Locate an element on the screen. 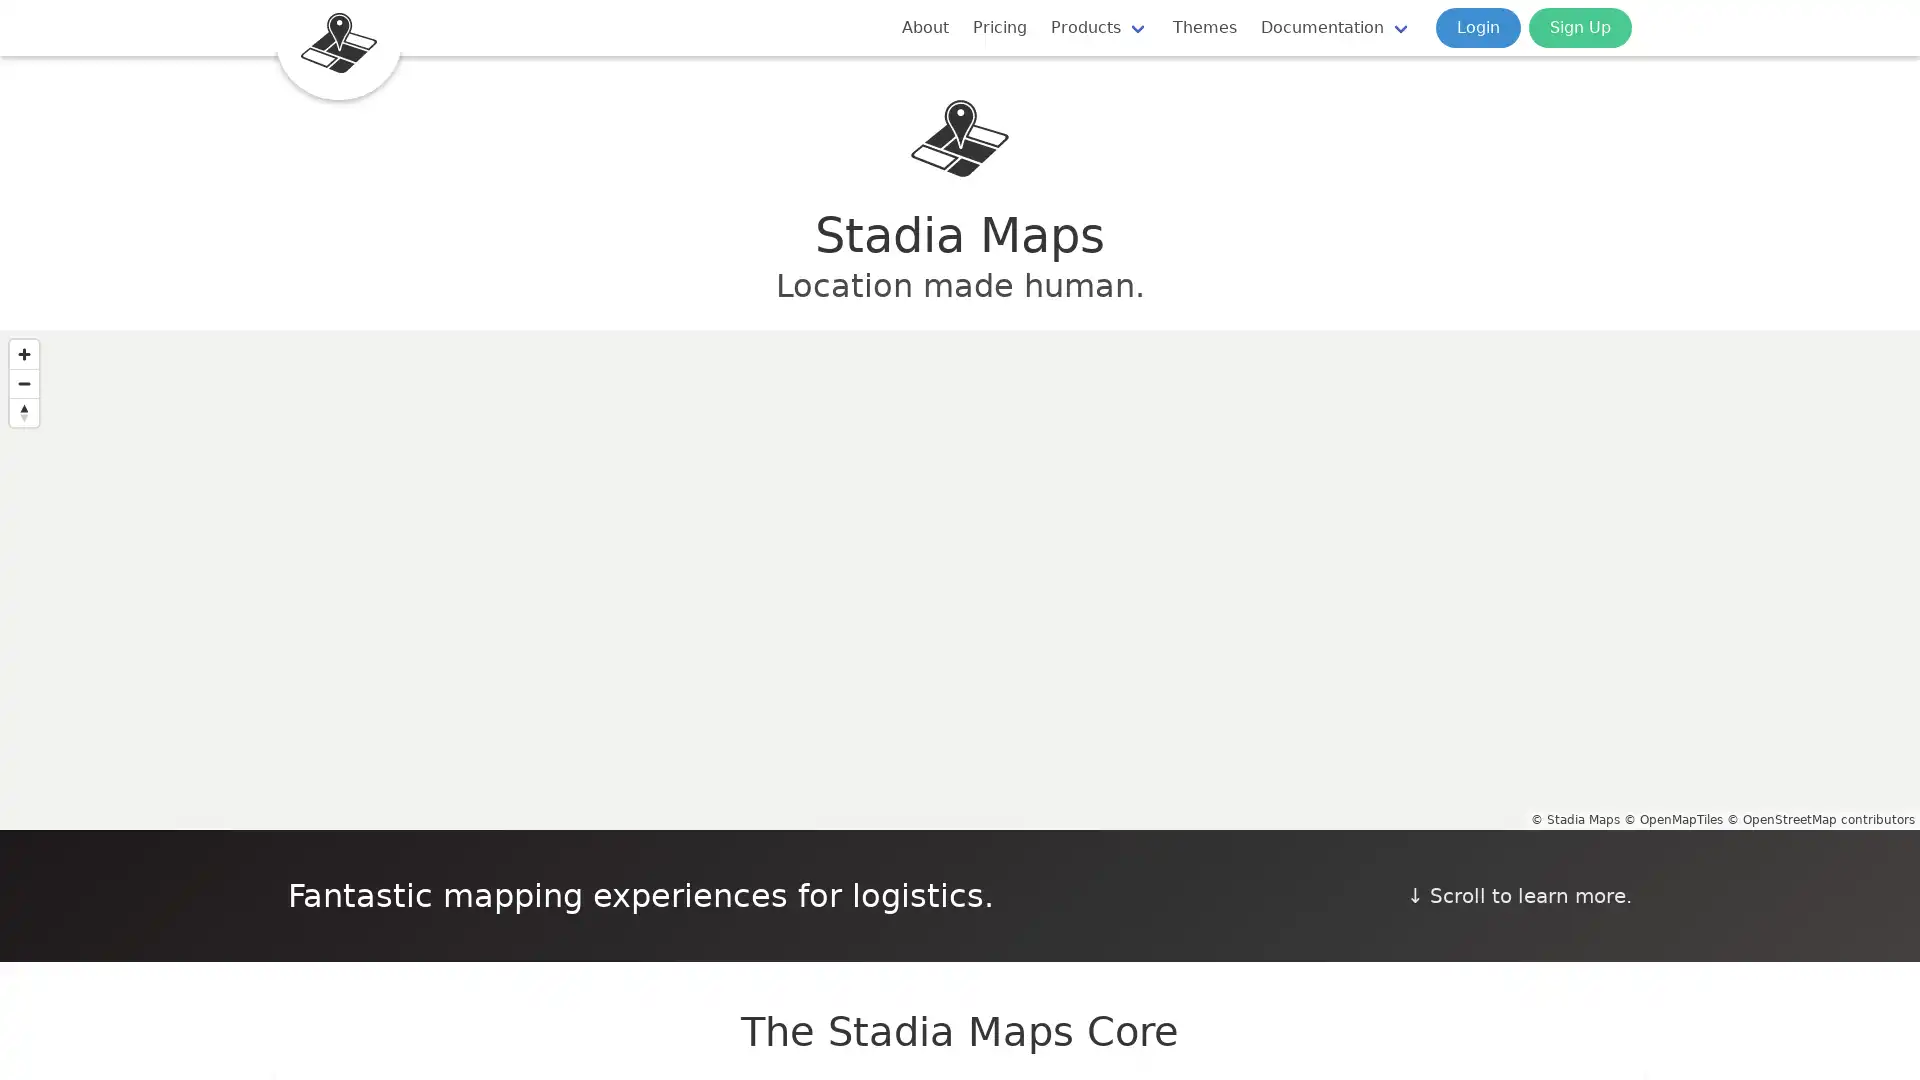 The height and width of the screenshot is (1080, 1920). Reset bearing to north is located at coordinates (24, 411).